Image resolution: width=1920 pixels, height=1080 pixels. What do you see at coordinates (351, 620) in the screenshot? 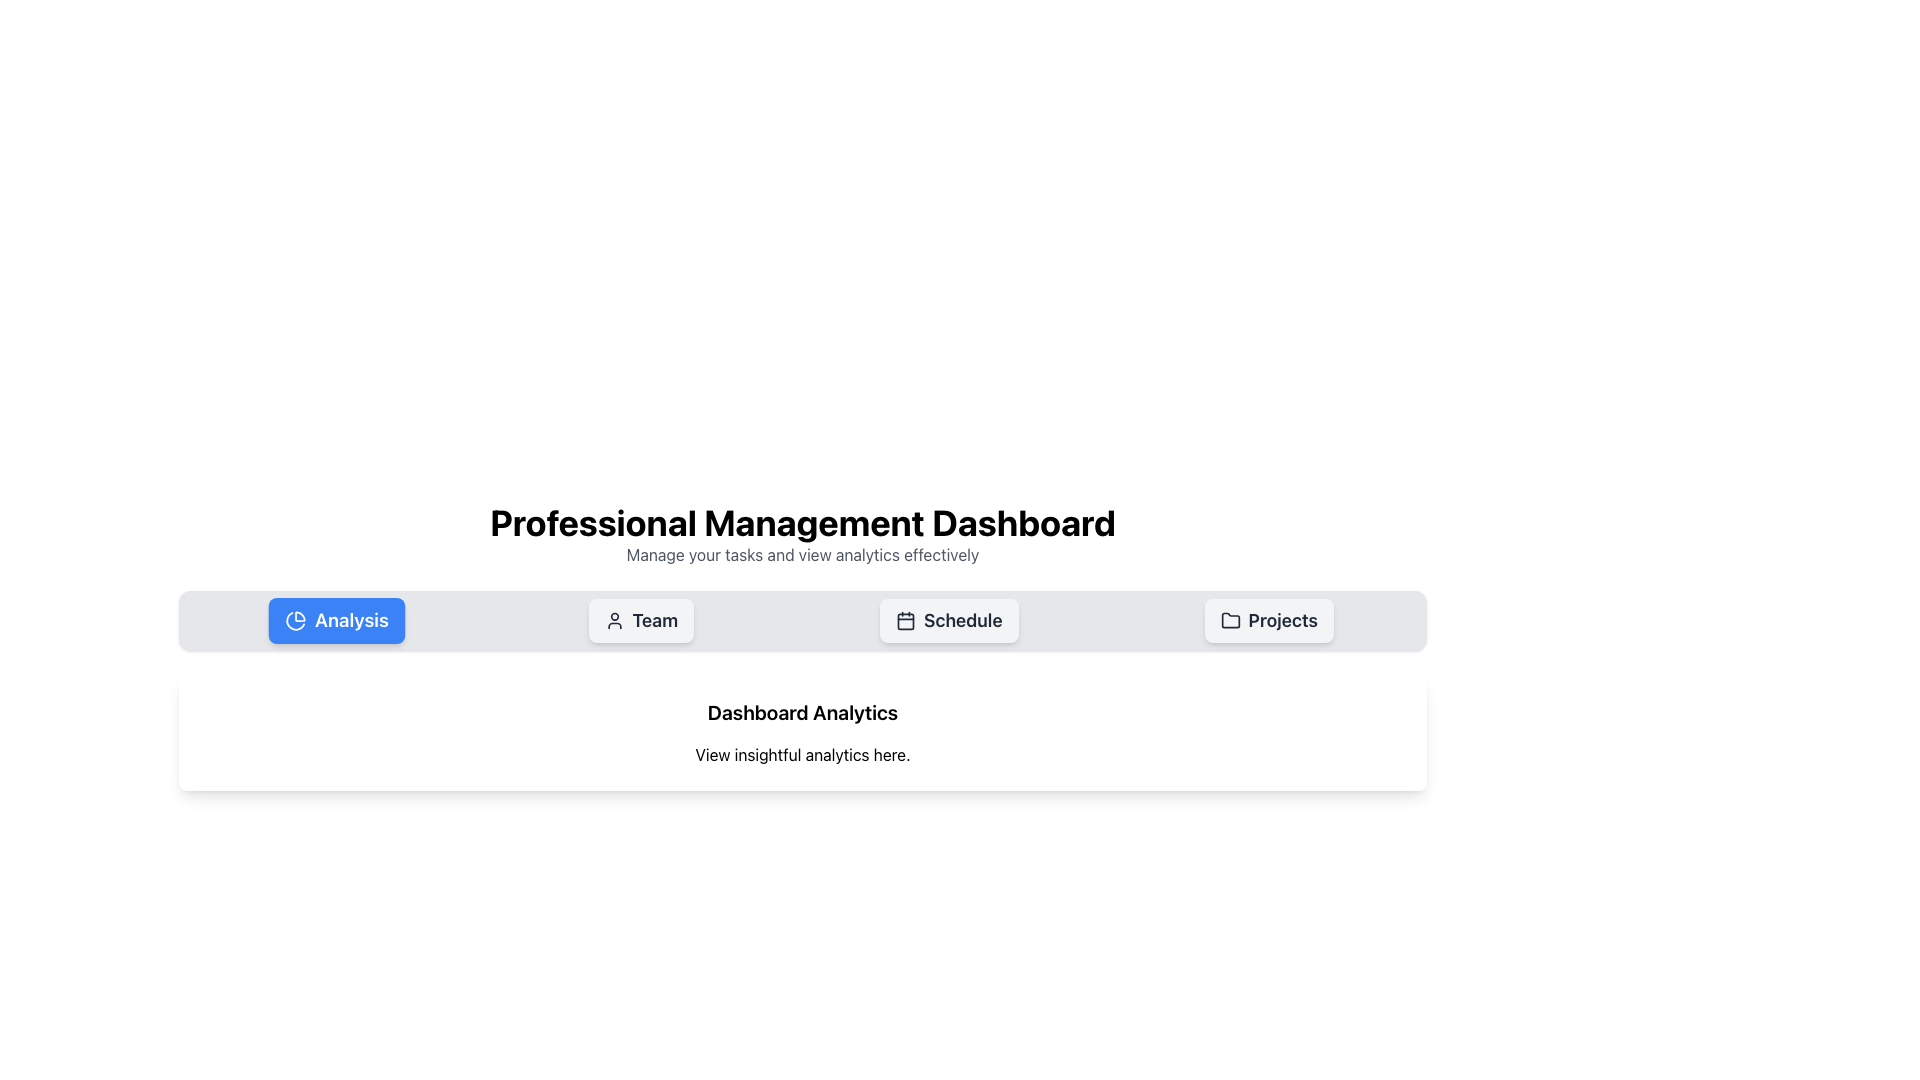
I see `label text 'Analysis' from the button located at the left side of the menu bar, which is part of the interactive button used for navigation` at bounding box center [351, 620].